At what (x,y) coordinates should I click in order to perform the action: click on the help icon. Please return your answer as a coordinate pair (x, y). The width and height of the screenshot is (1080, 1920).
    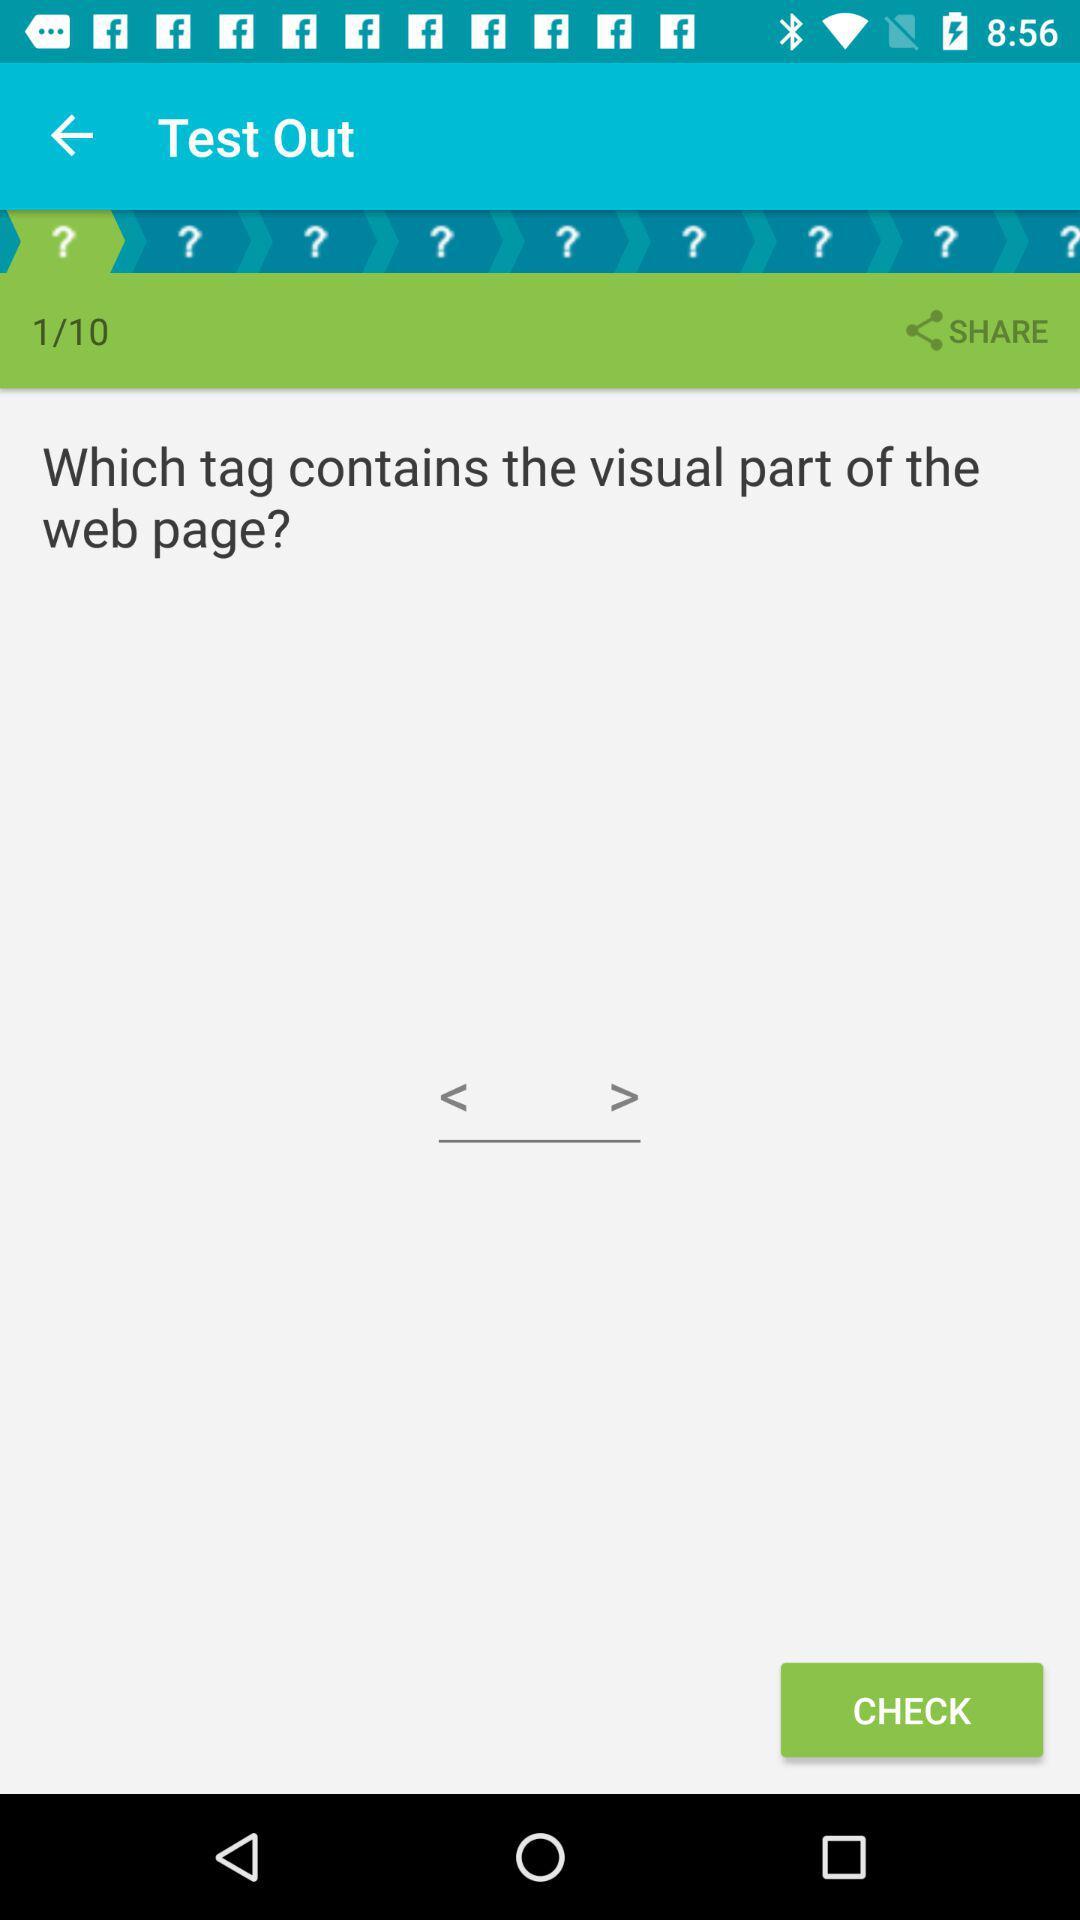
    Looking at the image, I should click on (945, 240).